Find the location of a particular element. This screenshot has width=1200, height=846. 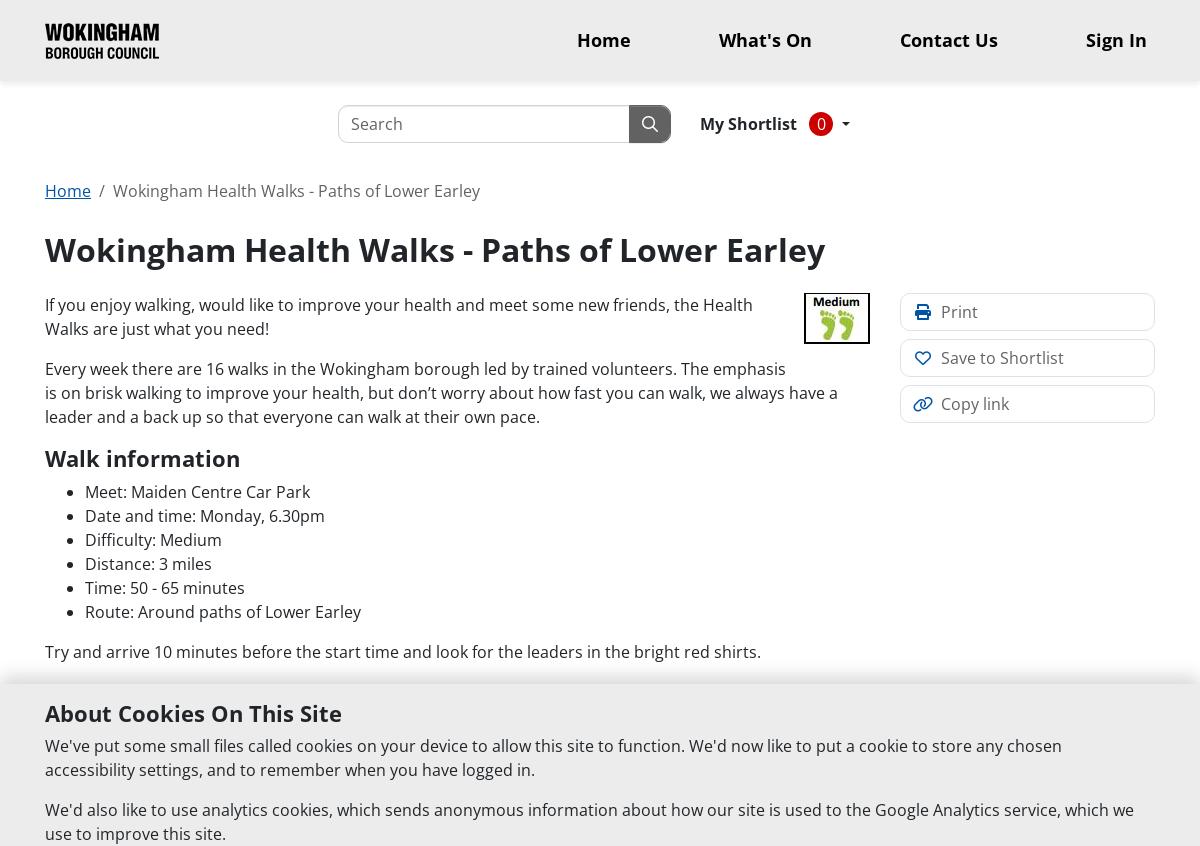

'Time: 50 - 65 minutes' is located at coordinates (84, 586).